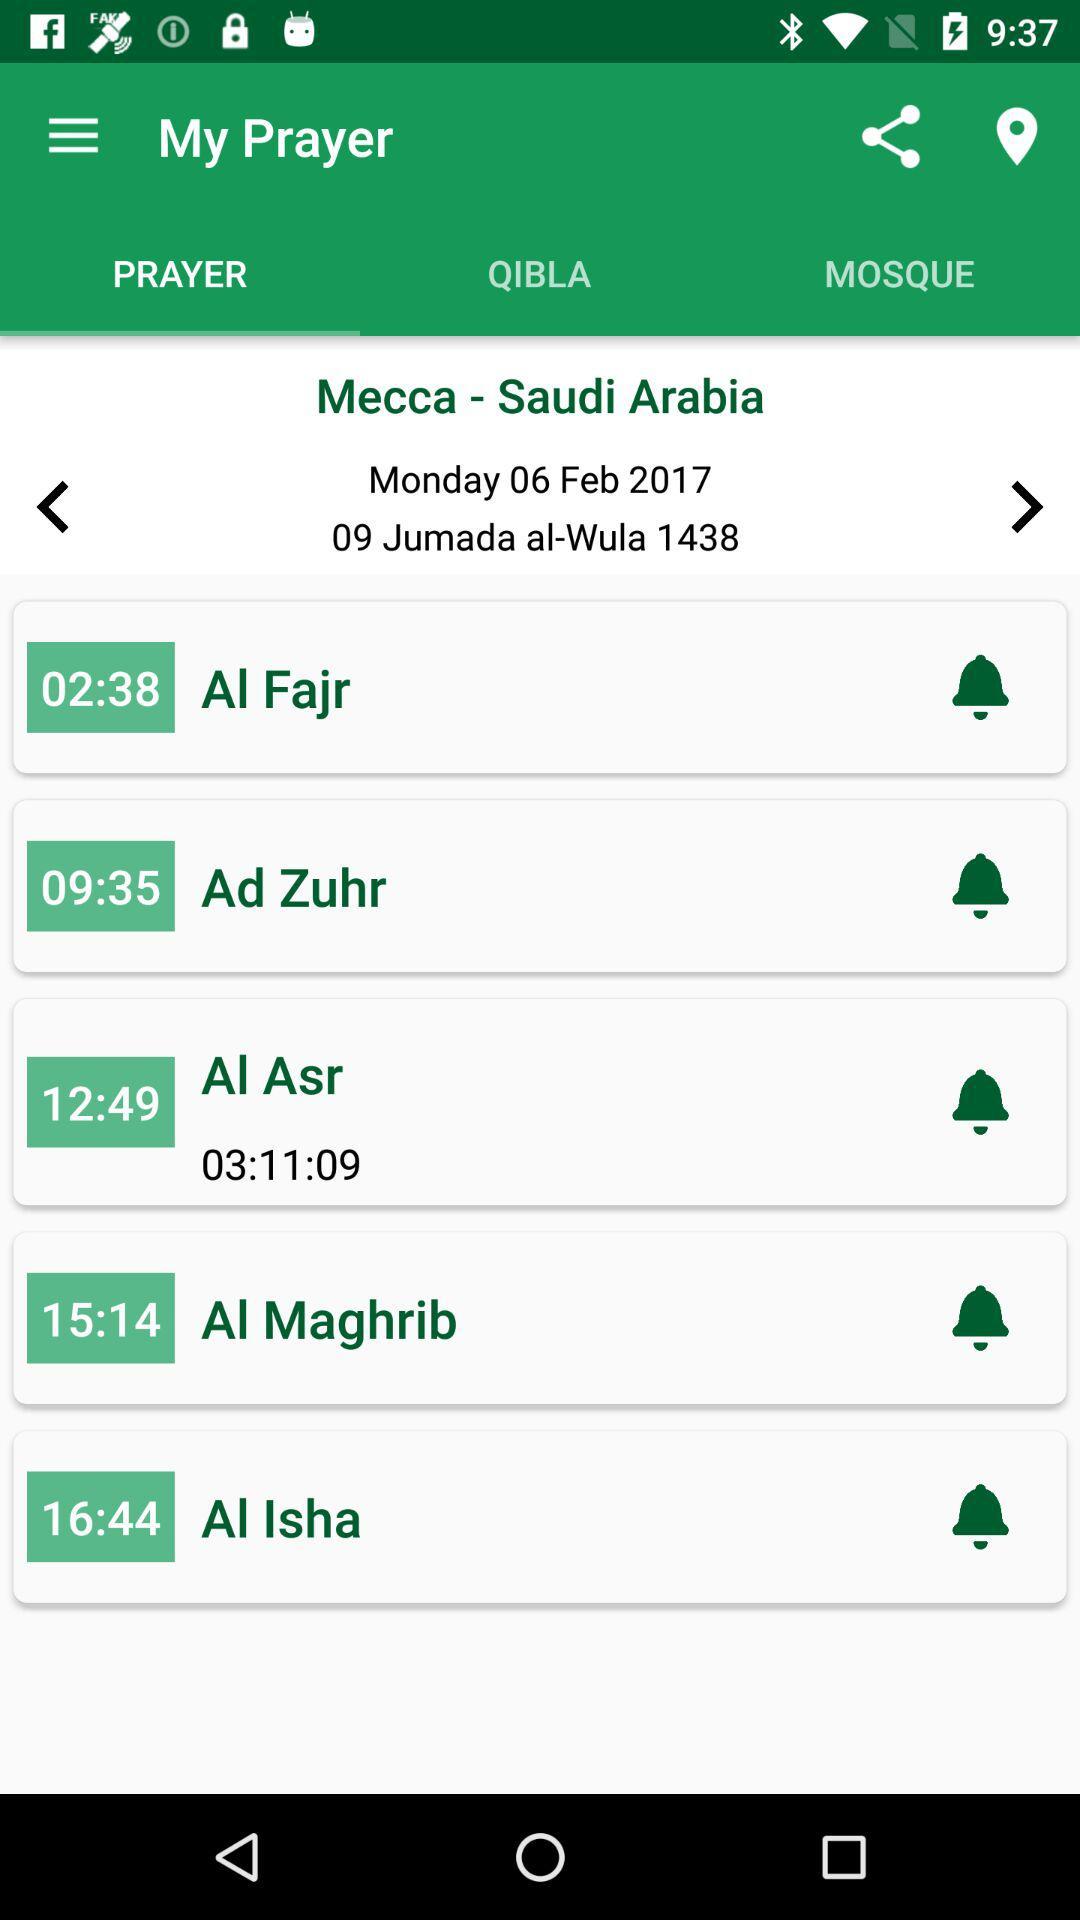 The image size is (1080, 1920). Describe the element at coordinates (72, 135) in the screenshot. I see `app next to my prayer icon` at that location.